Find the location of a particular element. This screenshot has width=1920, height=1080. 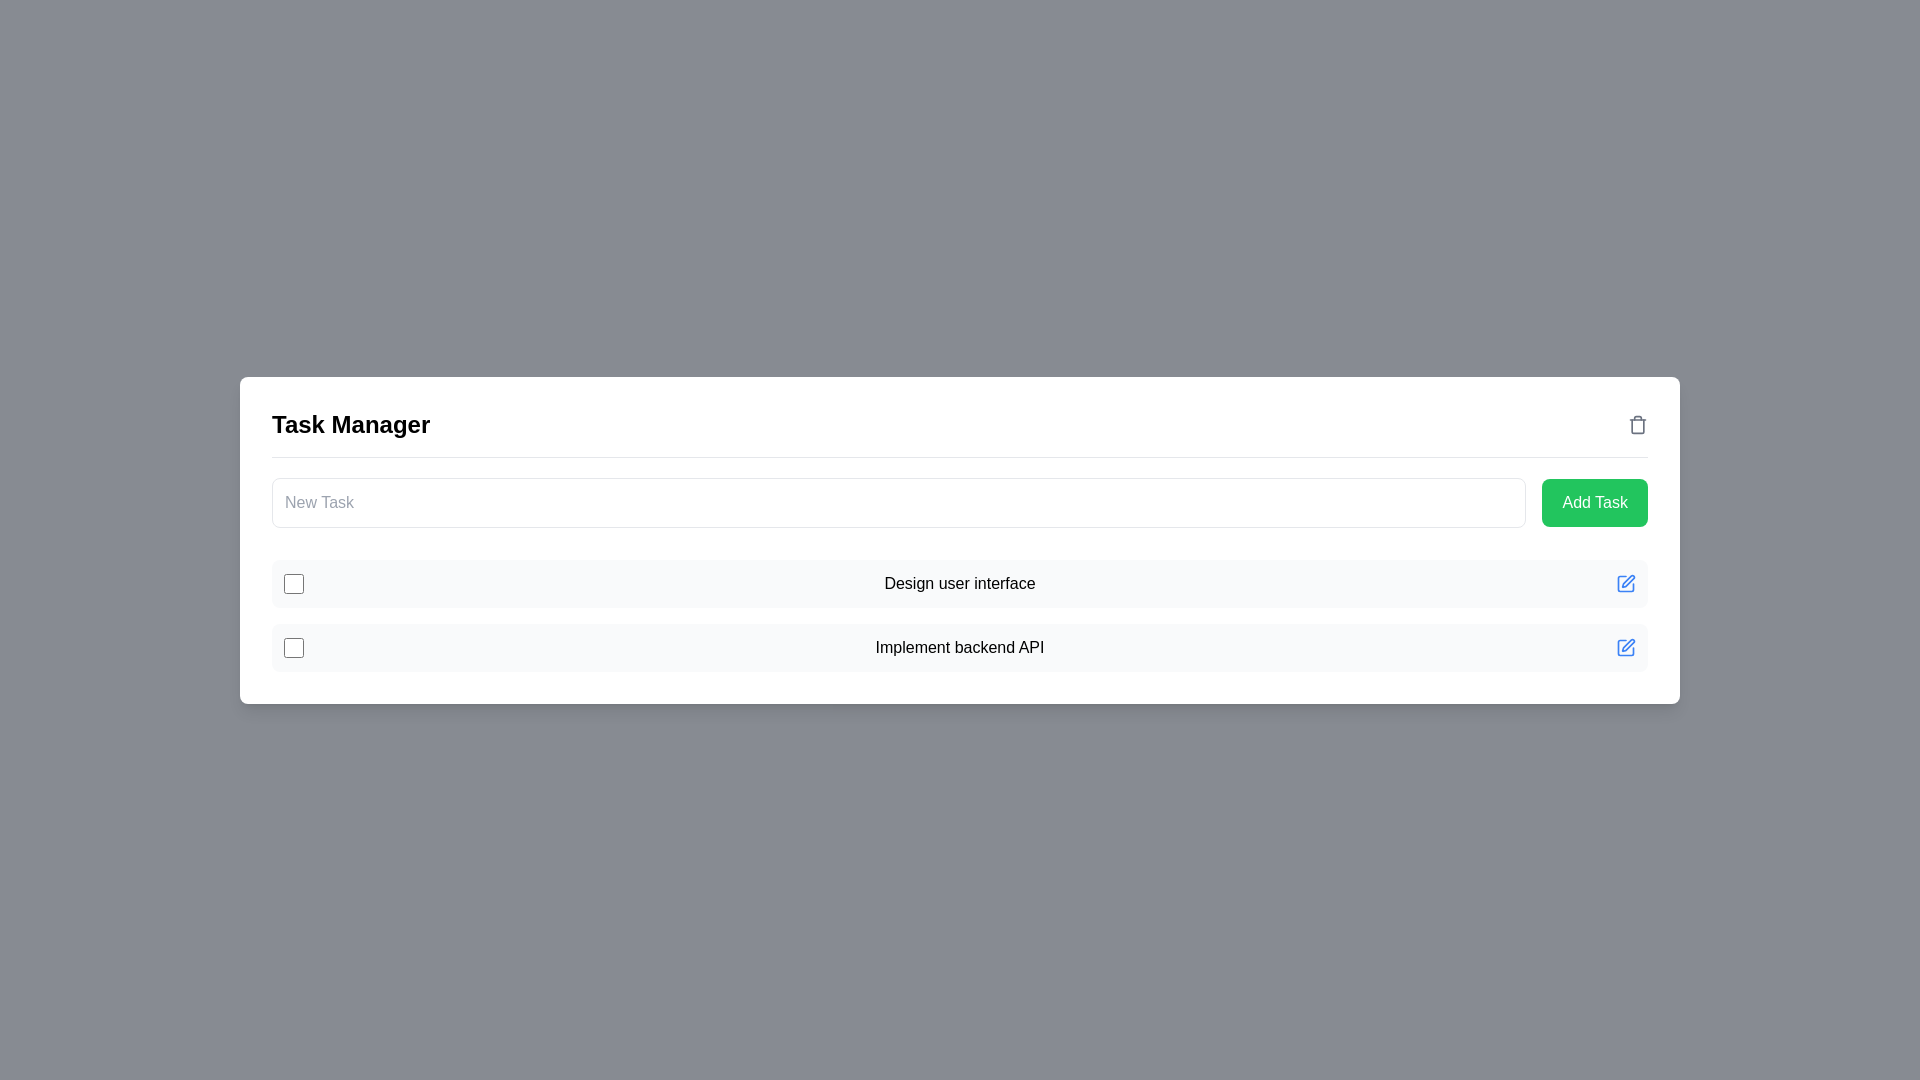

the blue outlined pen icon button located at the right end of the row containing the text 'Design user interface' is located at coordinates (1626, 583).